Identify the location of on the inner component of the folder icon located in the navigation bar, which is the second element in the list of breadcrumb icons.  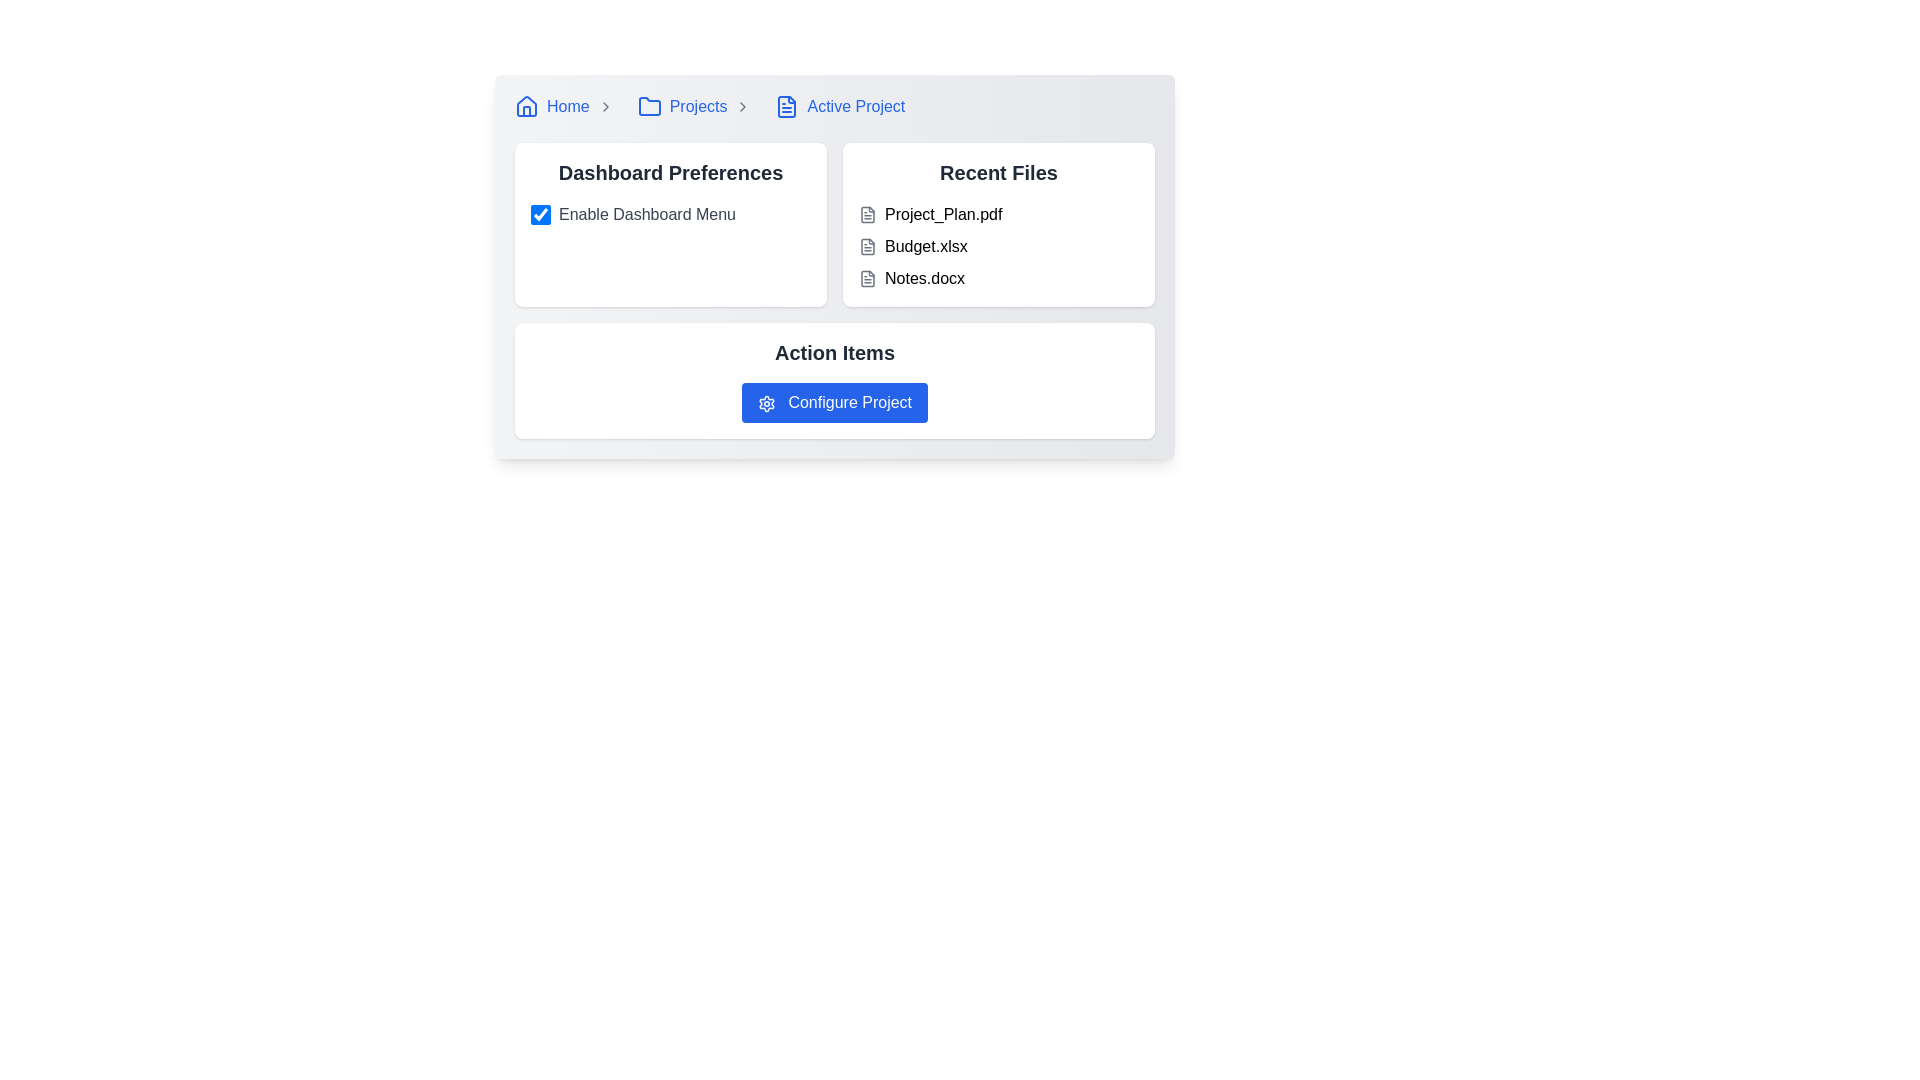
(649, 106).